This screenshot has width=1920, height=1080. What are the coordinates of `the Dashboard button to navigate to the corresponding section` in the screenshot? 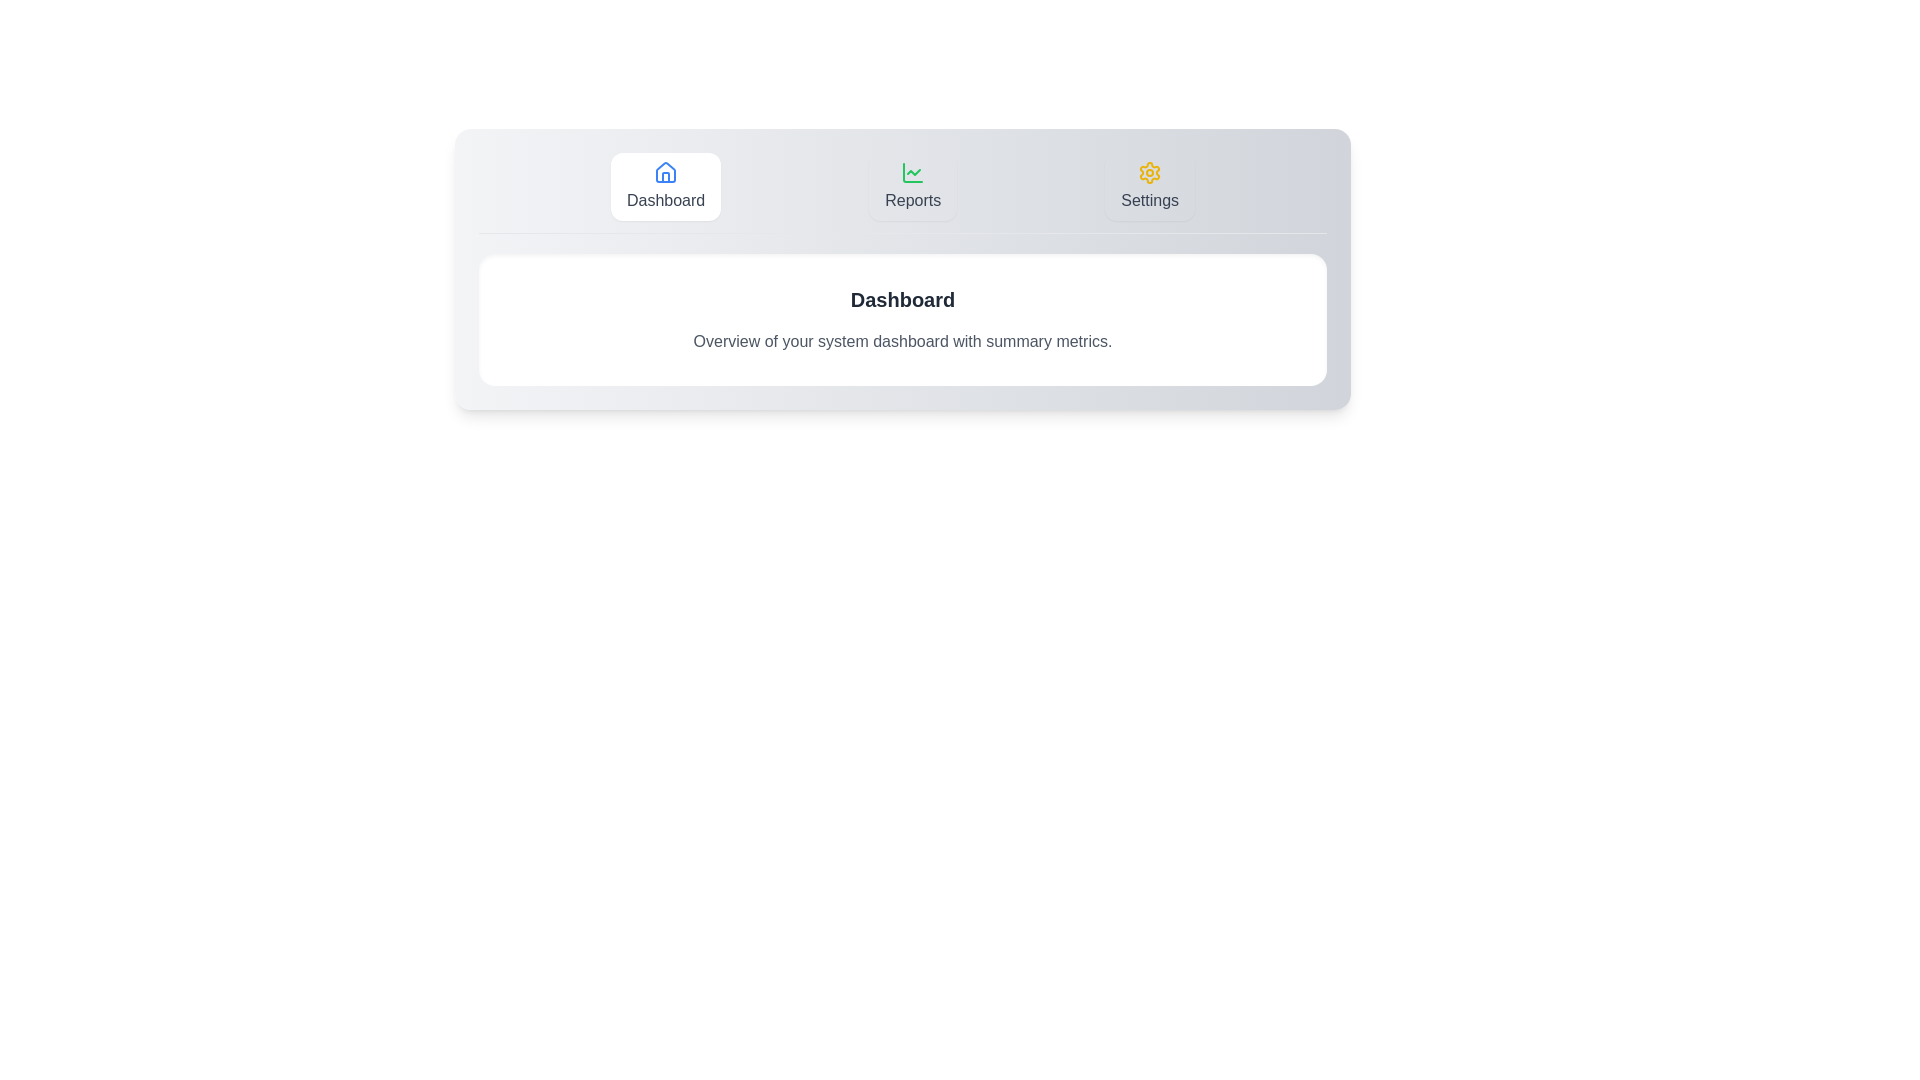 It's located at (666, 186).